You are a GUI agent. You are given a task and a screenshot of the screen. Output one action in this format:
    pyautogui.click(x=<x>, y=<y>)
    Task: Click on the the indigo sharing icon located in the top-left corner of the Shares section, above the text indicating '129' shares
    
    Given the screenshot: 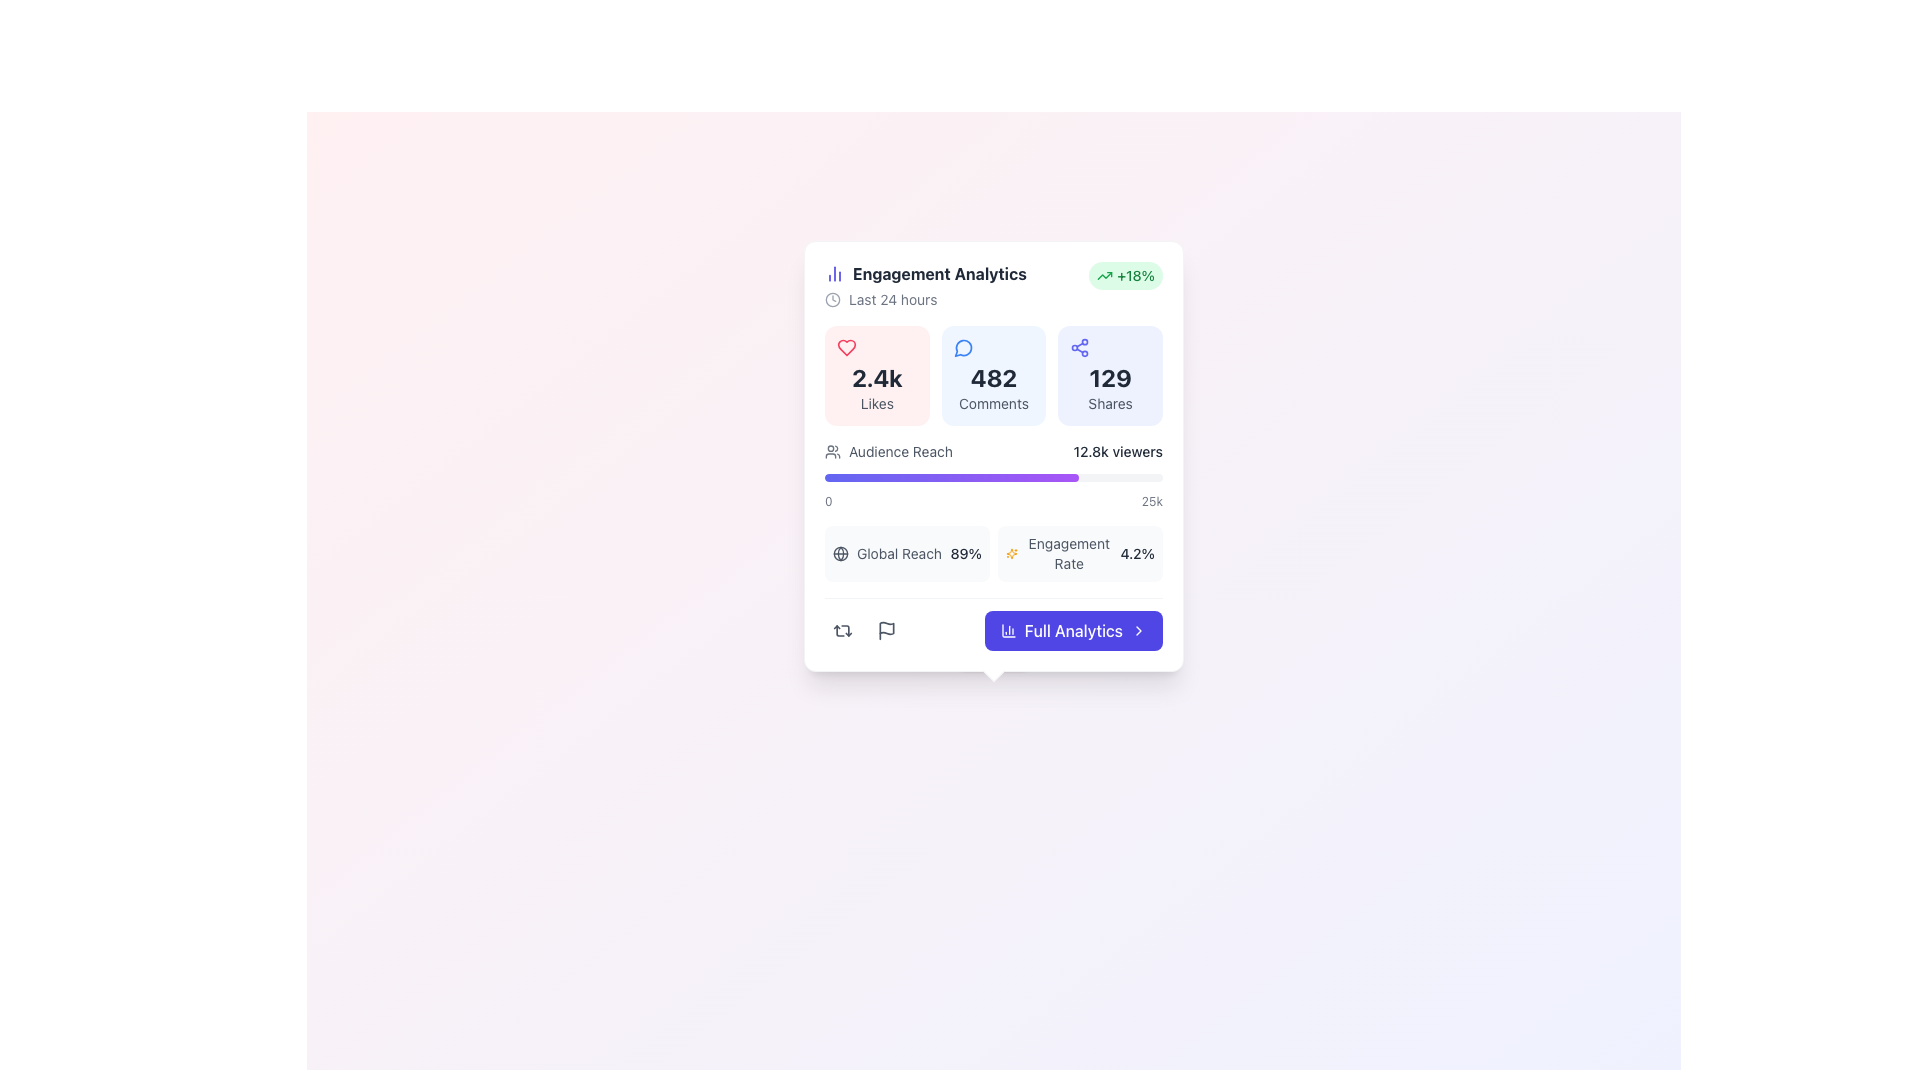 What is the action you would take?
    pyautogui.click(x=1079, y=346)
    